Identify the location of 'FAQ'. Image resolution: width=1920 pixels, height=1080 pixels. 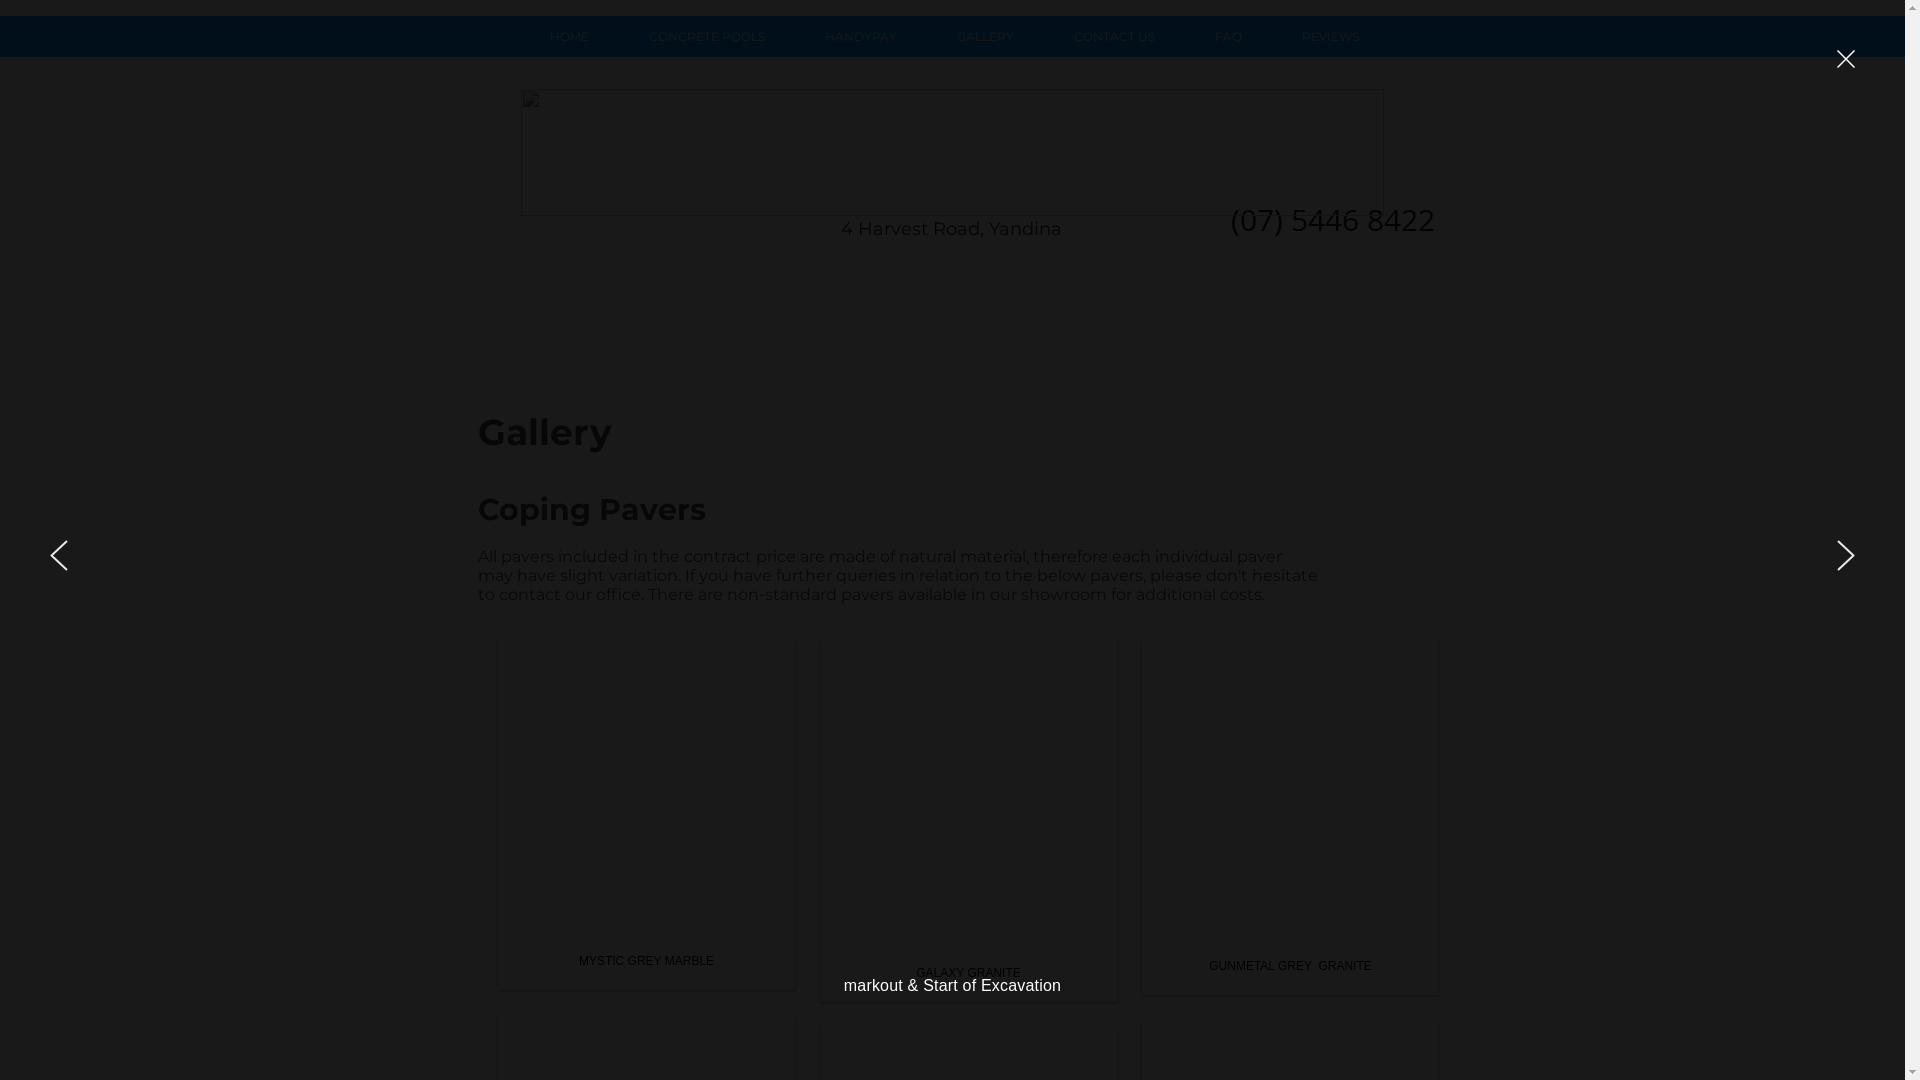
(1226, 36).